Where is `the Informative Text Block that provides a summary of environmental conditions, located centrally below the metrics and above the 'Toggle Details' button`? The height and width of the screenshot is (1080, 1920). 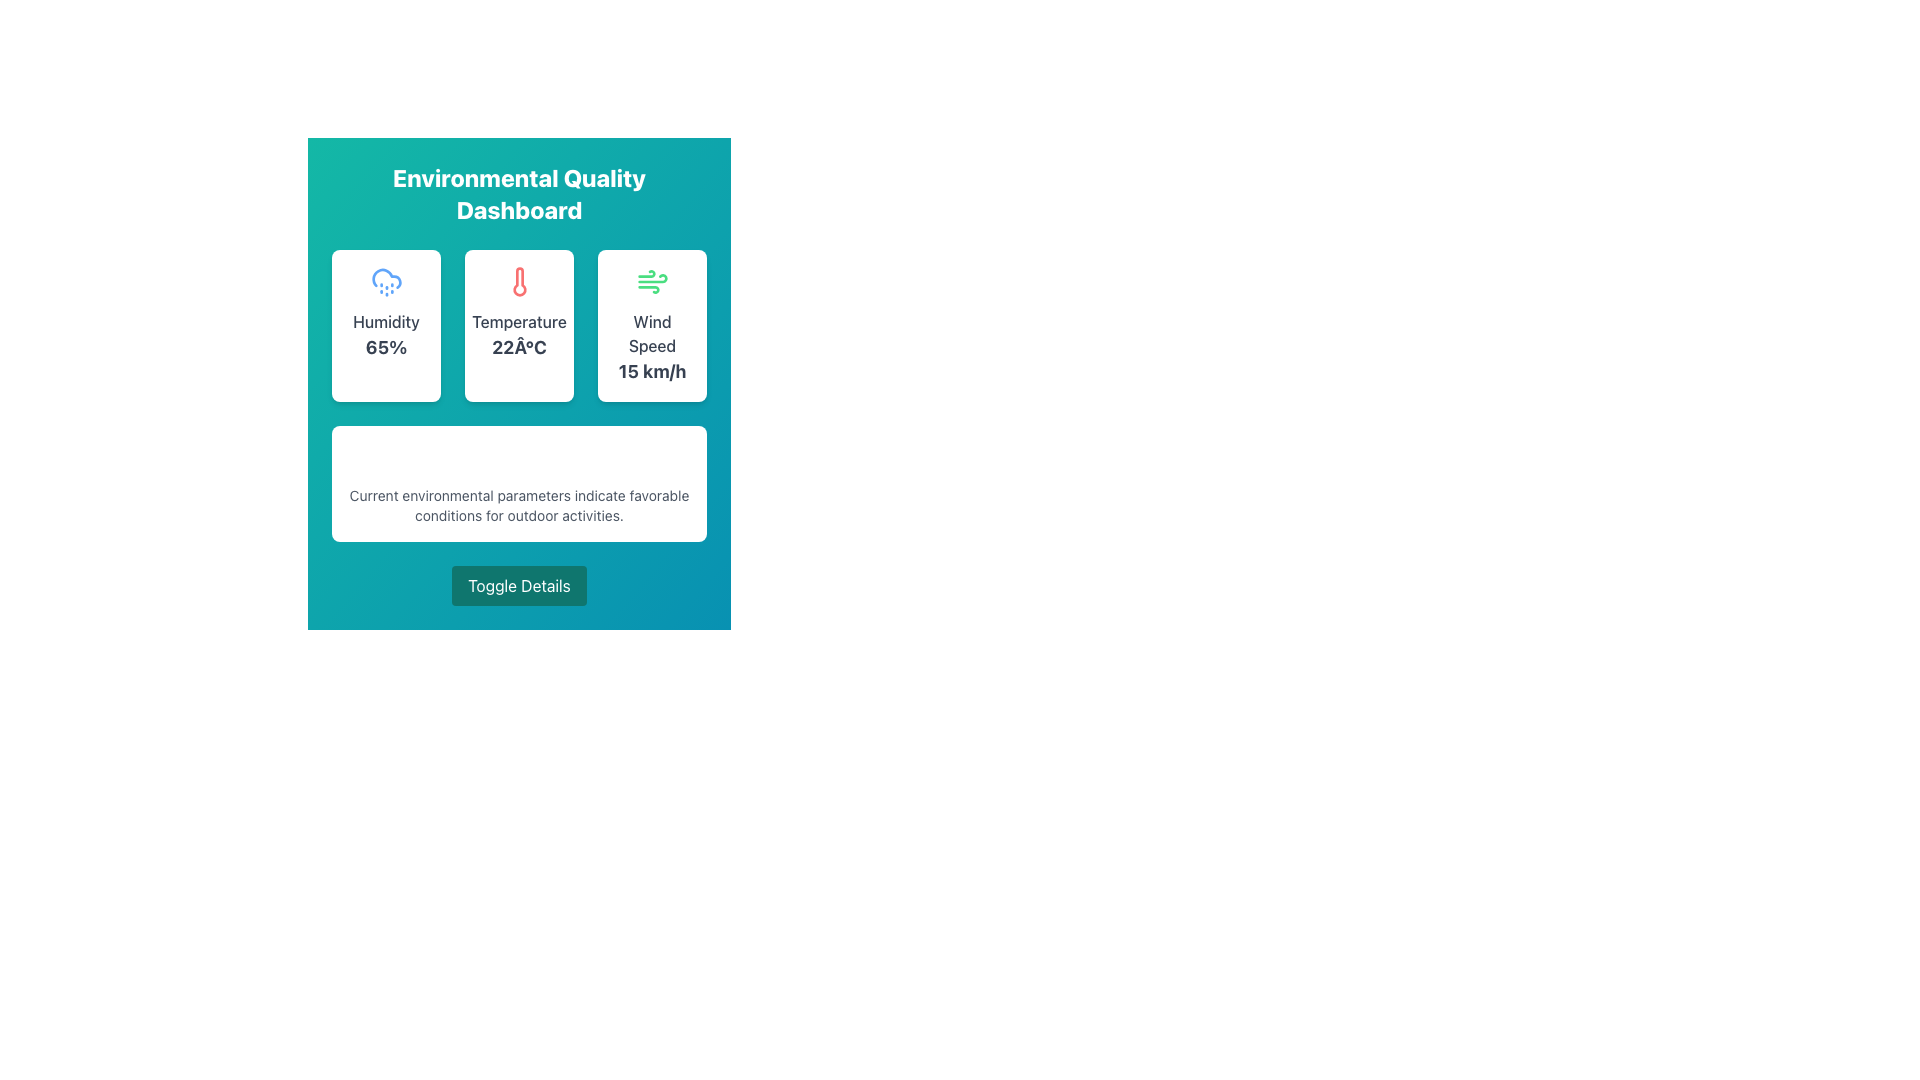 the Informative Text Block that provides a summary of environmental conditions, located centrally below the metrics and above the 'Toggle Details' button is located at coordinates (519, 483).